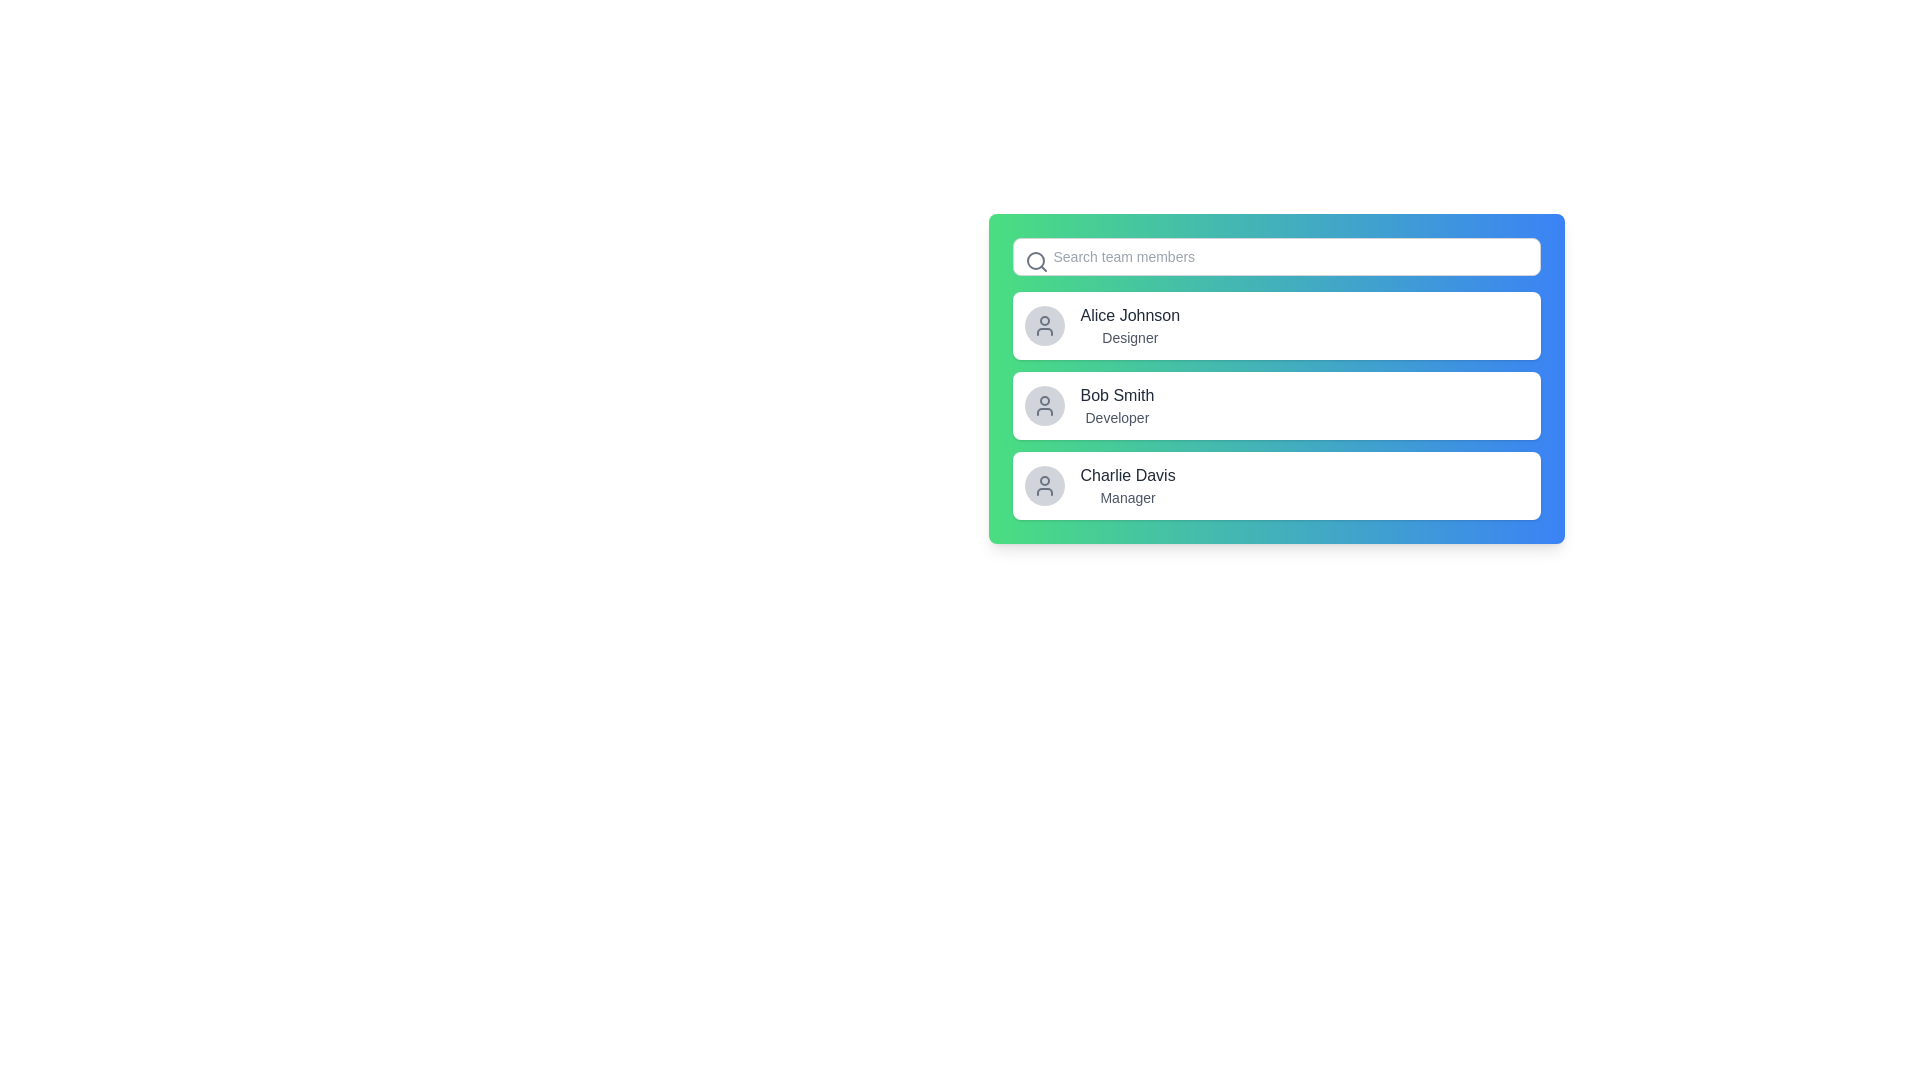 The height and width of the screenshot is (1080, 1920). Describe the element at coordinates (1043, 486) in the screenshot. I see `the Profile Icon representing Charlie Davis` at that location.